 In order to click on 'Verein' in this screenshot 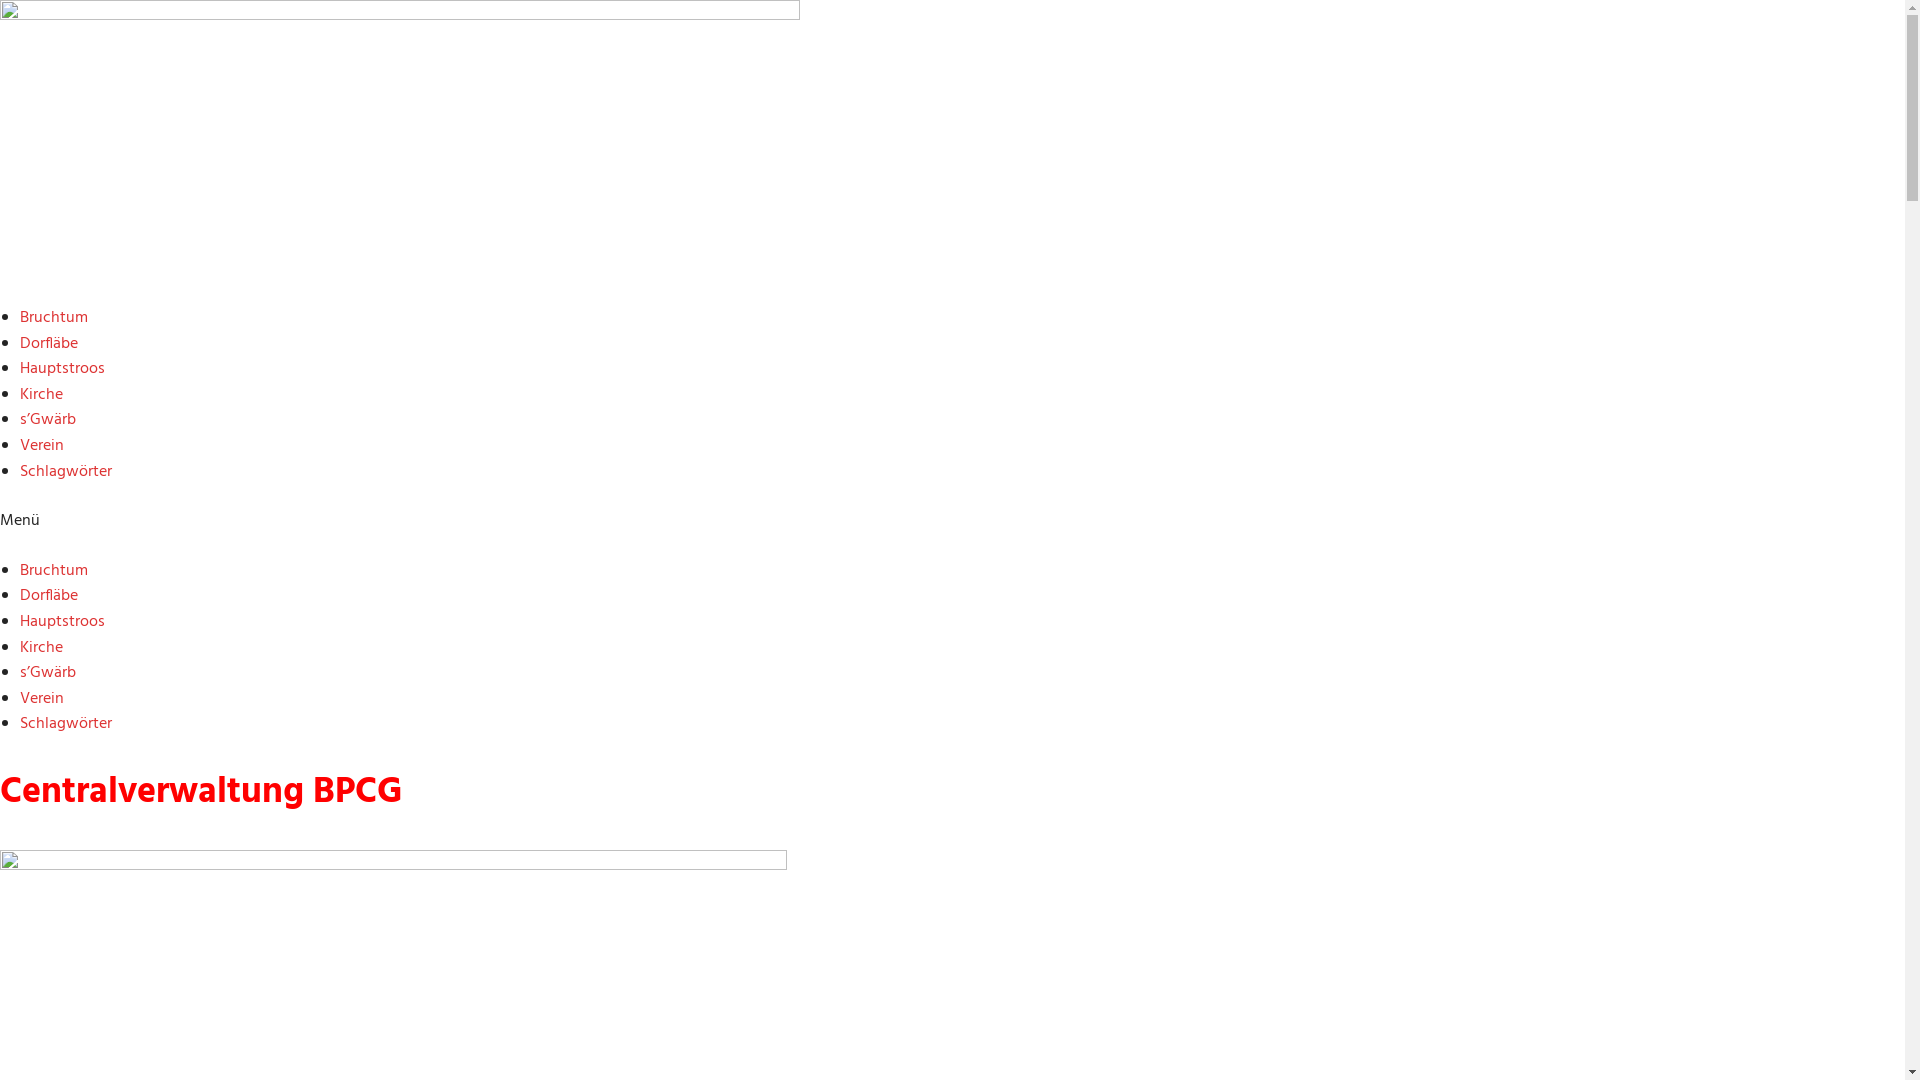, I will do `click(19, 697)`.